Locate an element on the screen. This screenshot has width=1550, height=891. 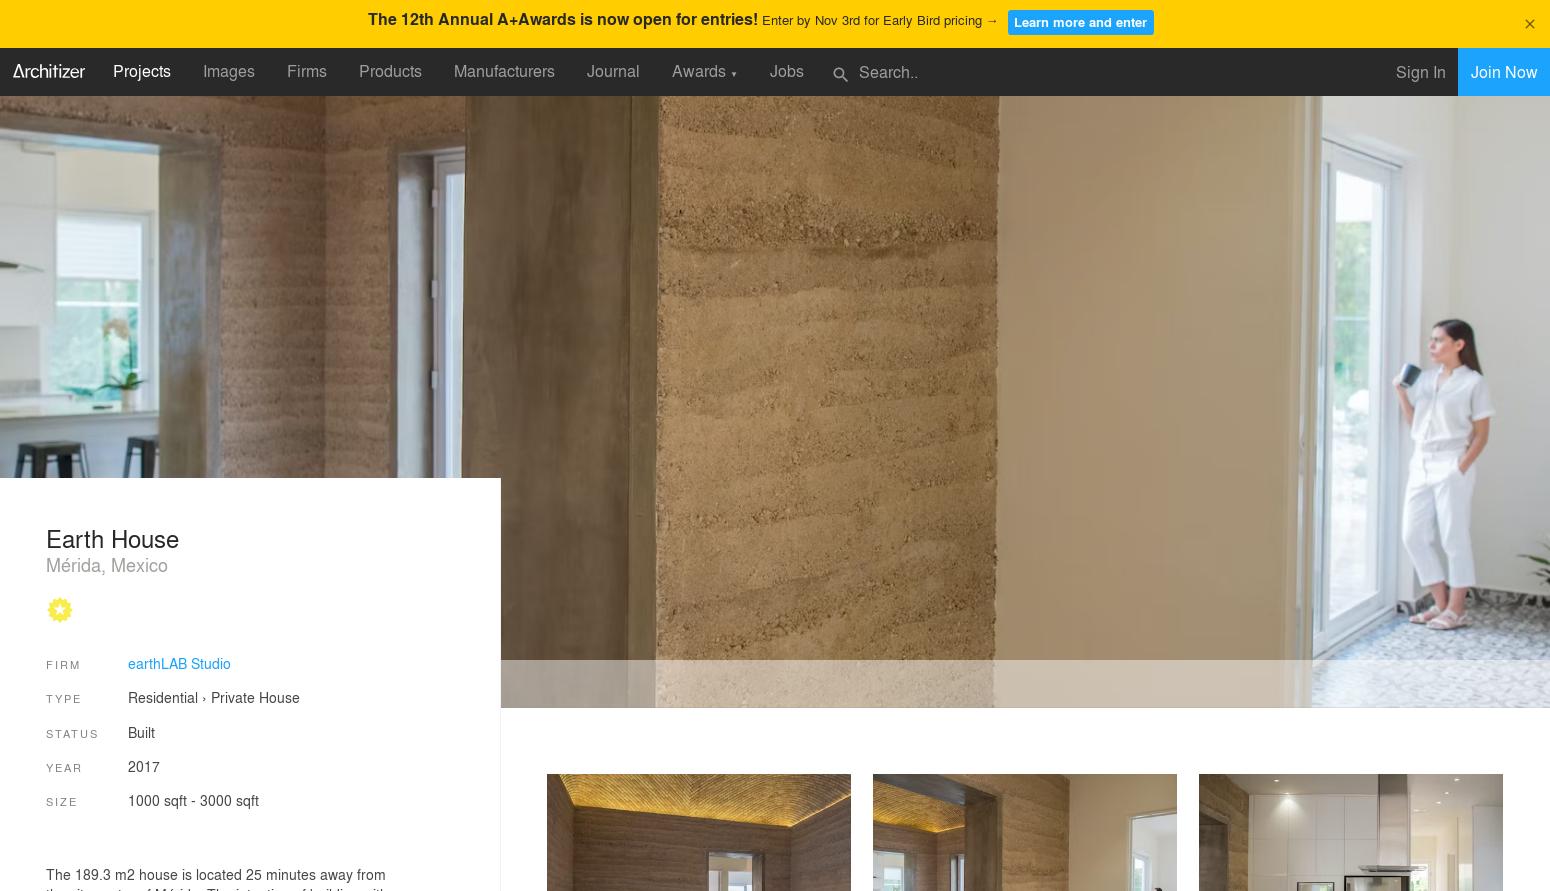
'Earth House' is located at coordinates (112, 537).